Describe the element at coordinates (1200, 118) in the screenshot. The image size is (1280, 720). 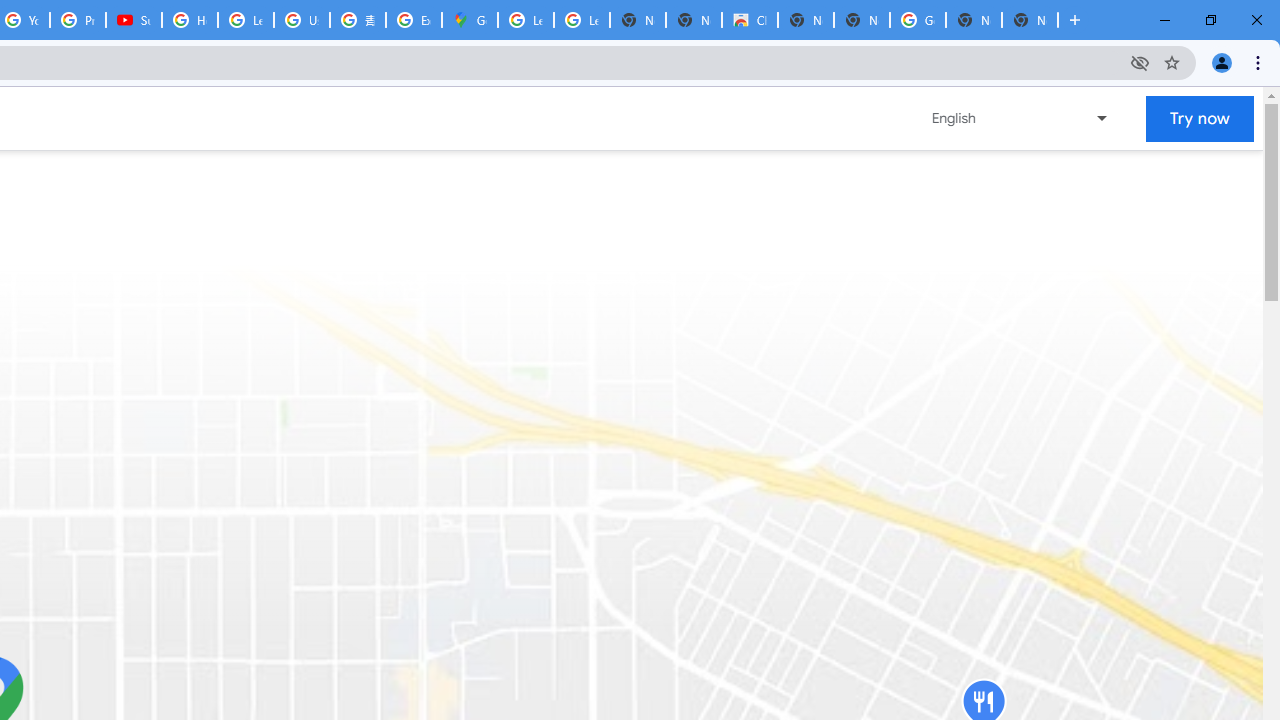
I see `'Try now'` at that location.